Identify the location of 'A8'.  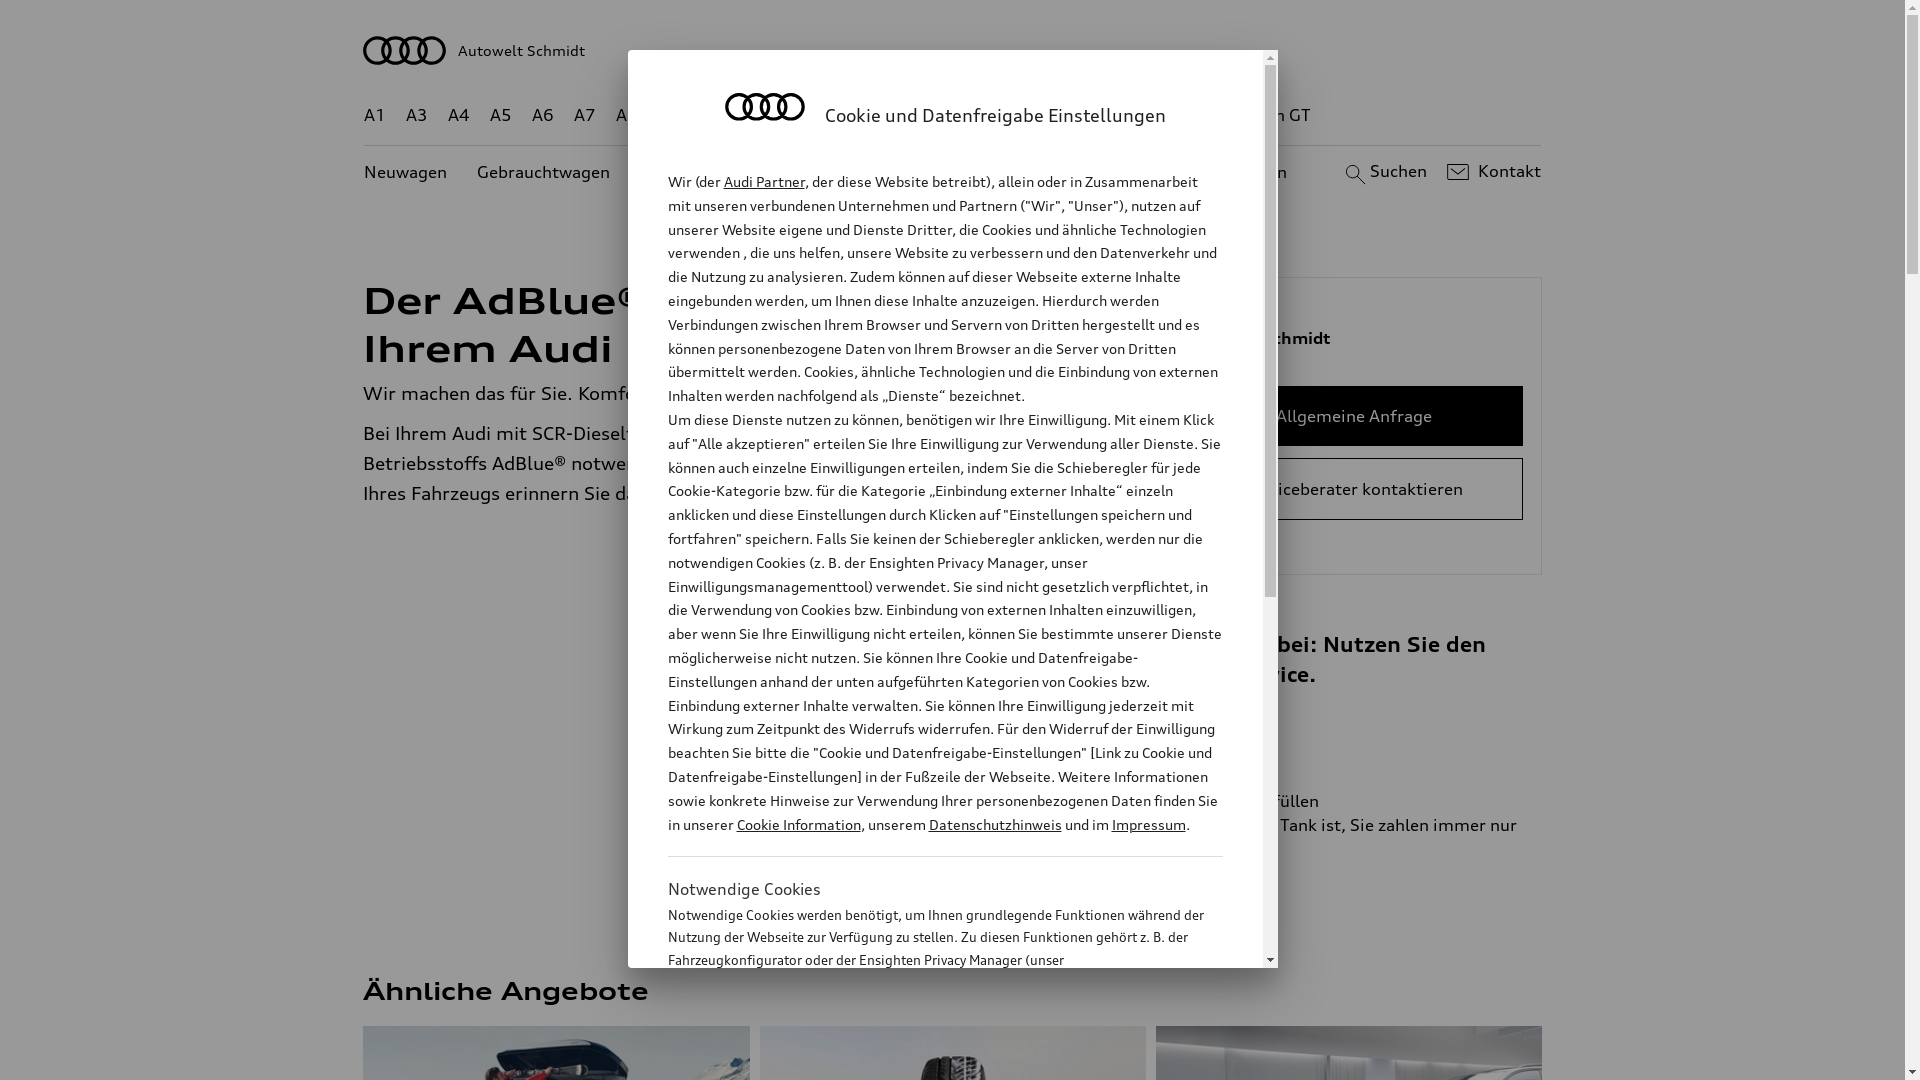
(626, 115).